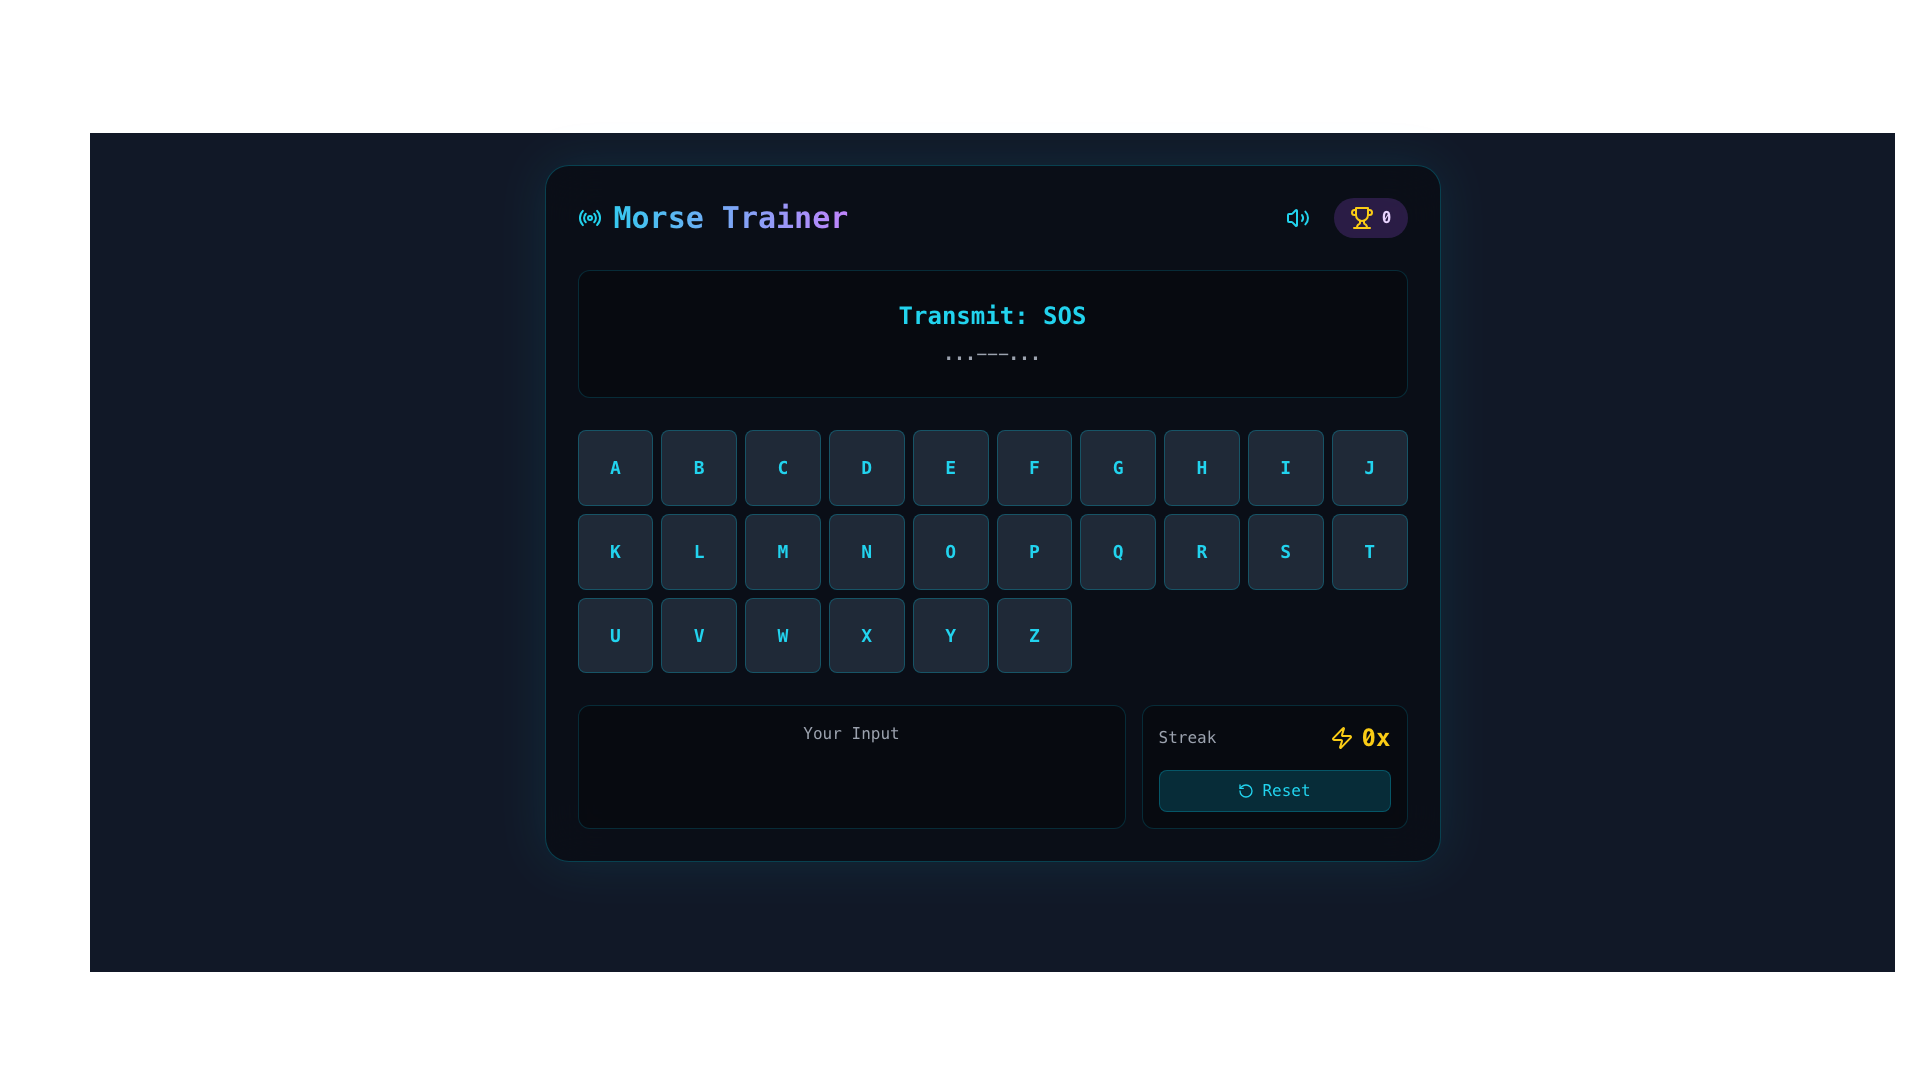 This screenshot has width=1920, height=1080. Describe the element at coordinates (992, 551) in the screenshot. I see `a key in the Morse code training application's grid, located centrally below the 'Transmit: SOS' section` at that location.